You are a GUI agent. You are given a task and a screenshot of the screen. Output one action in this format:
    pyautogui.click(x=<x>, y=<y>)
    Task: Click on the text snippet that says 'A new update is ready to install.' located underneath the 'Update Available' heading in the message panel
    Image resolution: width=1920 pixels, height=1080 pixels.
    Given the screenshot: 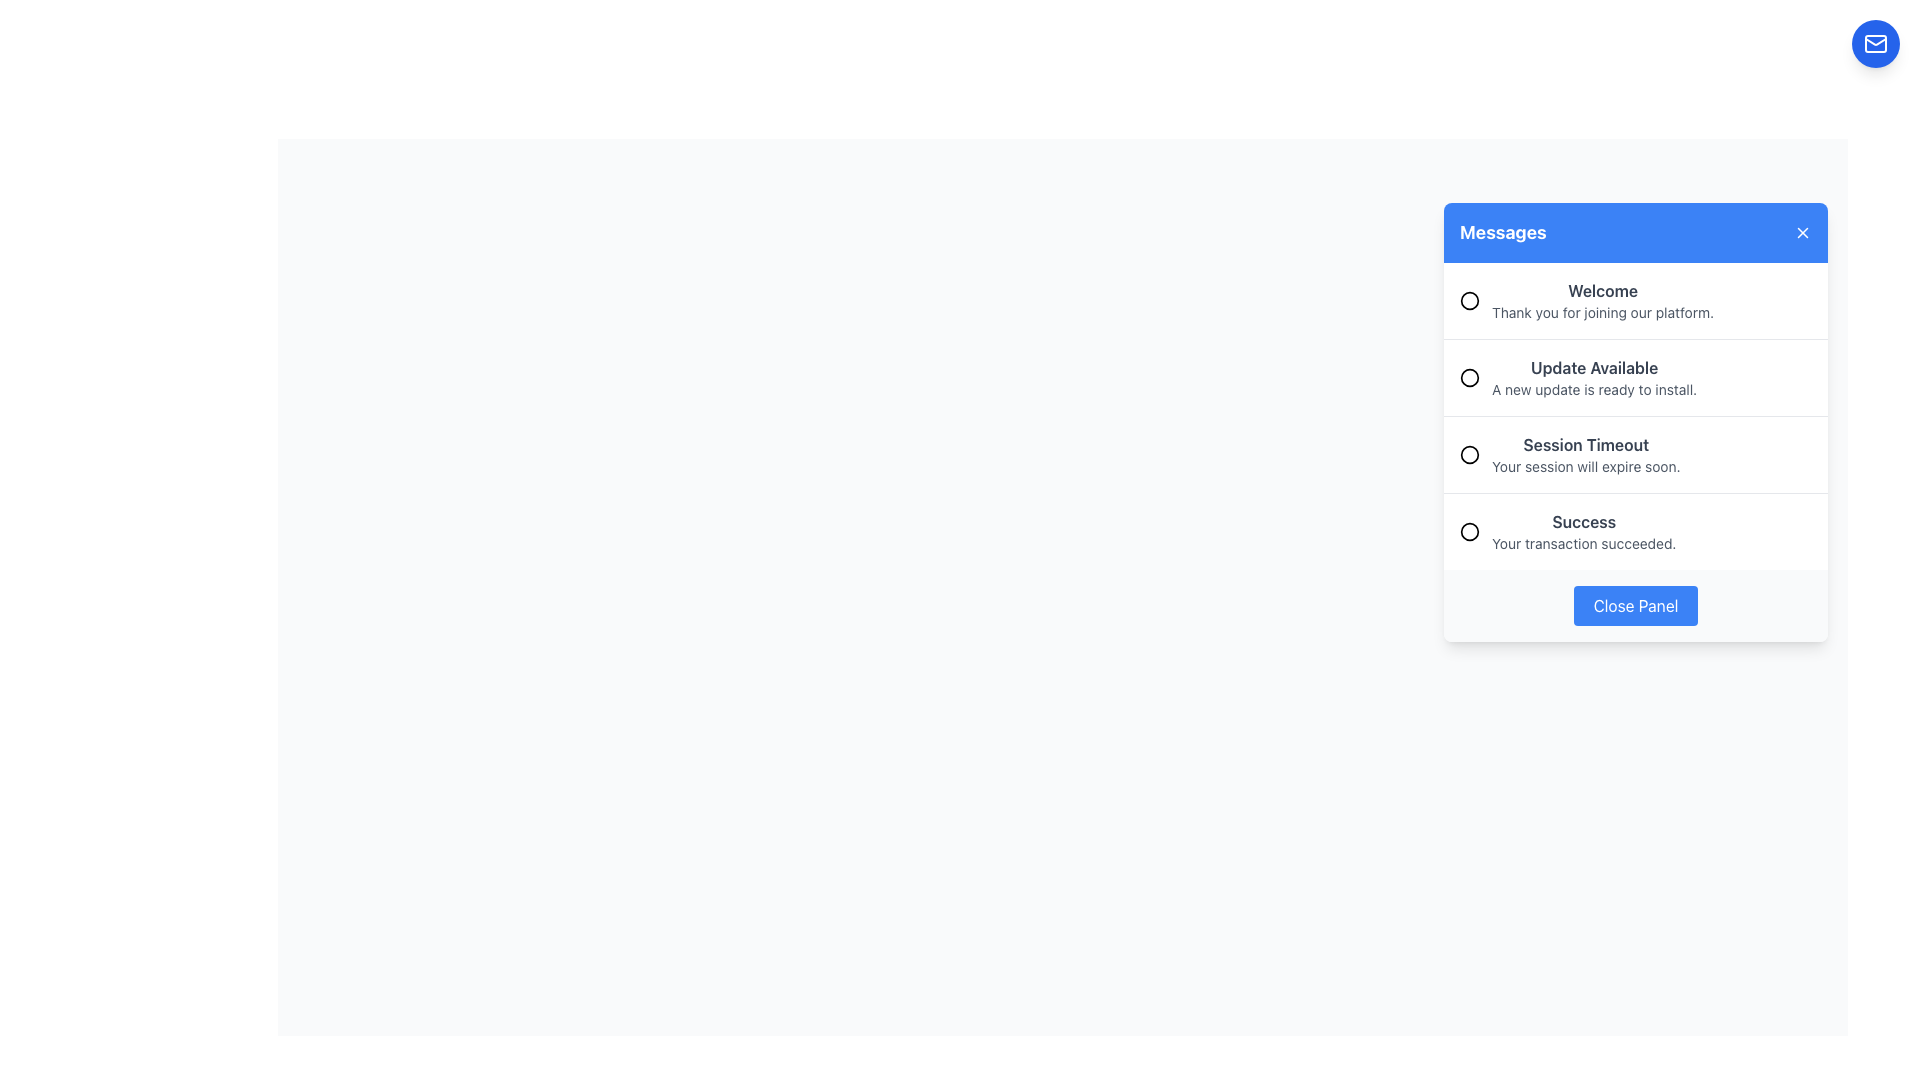 What is the action you would take?
    pyautogui.click(x=1593, y=389)
    